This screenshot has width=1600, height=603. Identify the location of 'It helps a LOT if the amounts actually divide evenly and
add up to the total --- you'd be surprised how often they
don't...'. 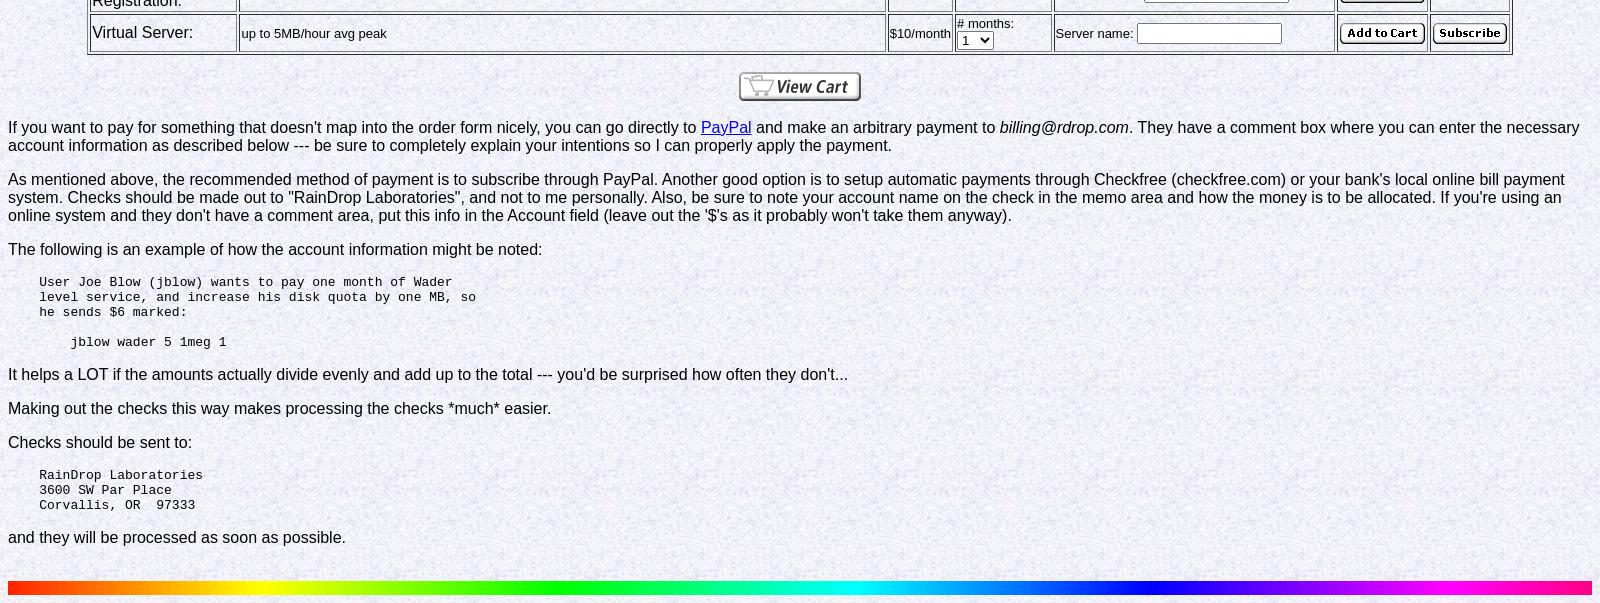
(7, 374).